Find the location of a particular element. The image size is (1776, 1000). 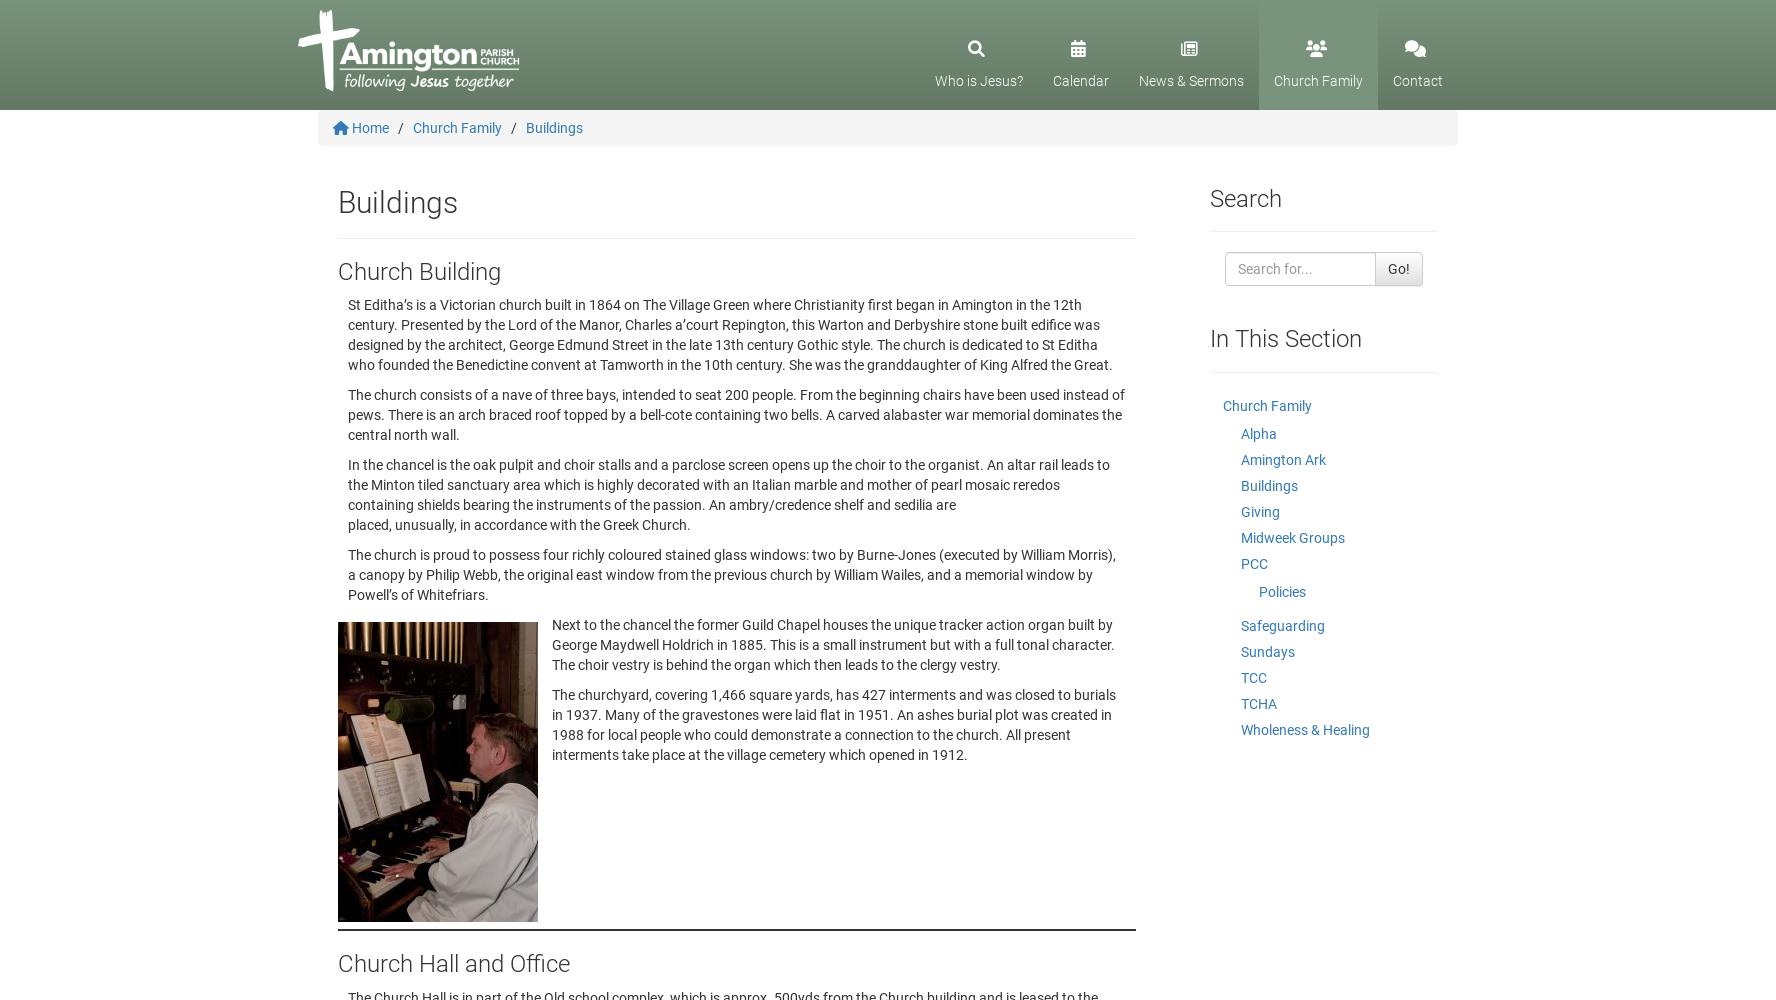

'In the chancel is the oak pulpit and choir stalls and a parclose screen opens up the choir to the organist. An altar rail leads to the Minton tiled sanctuary area which is highly decorated with an Italian marble and mother of pearl mosaic reredos containing shields bearing the instruments of the passion. An ambry/credence shelf and sedilia are' is located at coordinates (346, 484).